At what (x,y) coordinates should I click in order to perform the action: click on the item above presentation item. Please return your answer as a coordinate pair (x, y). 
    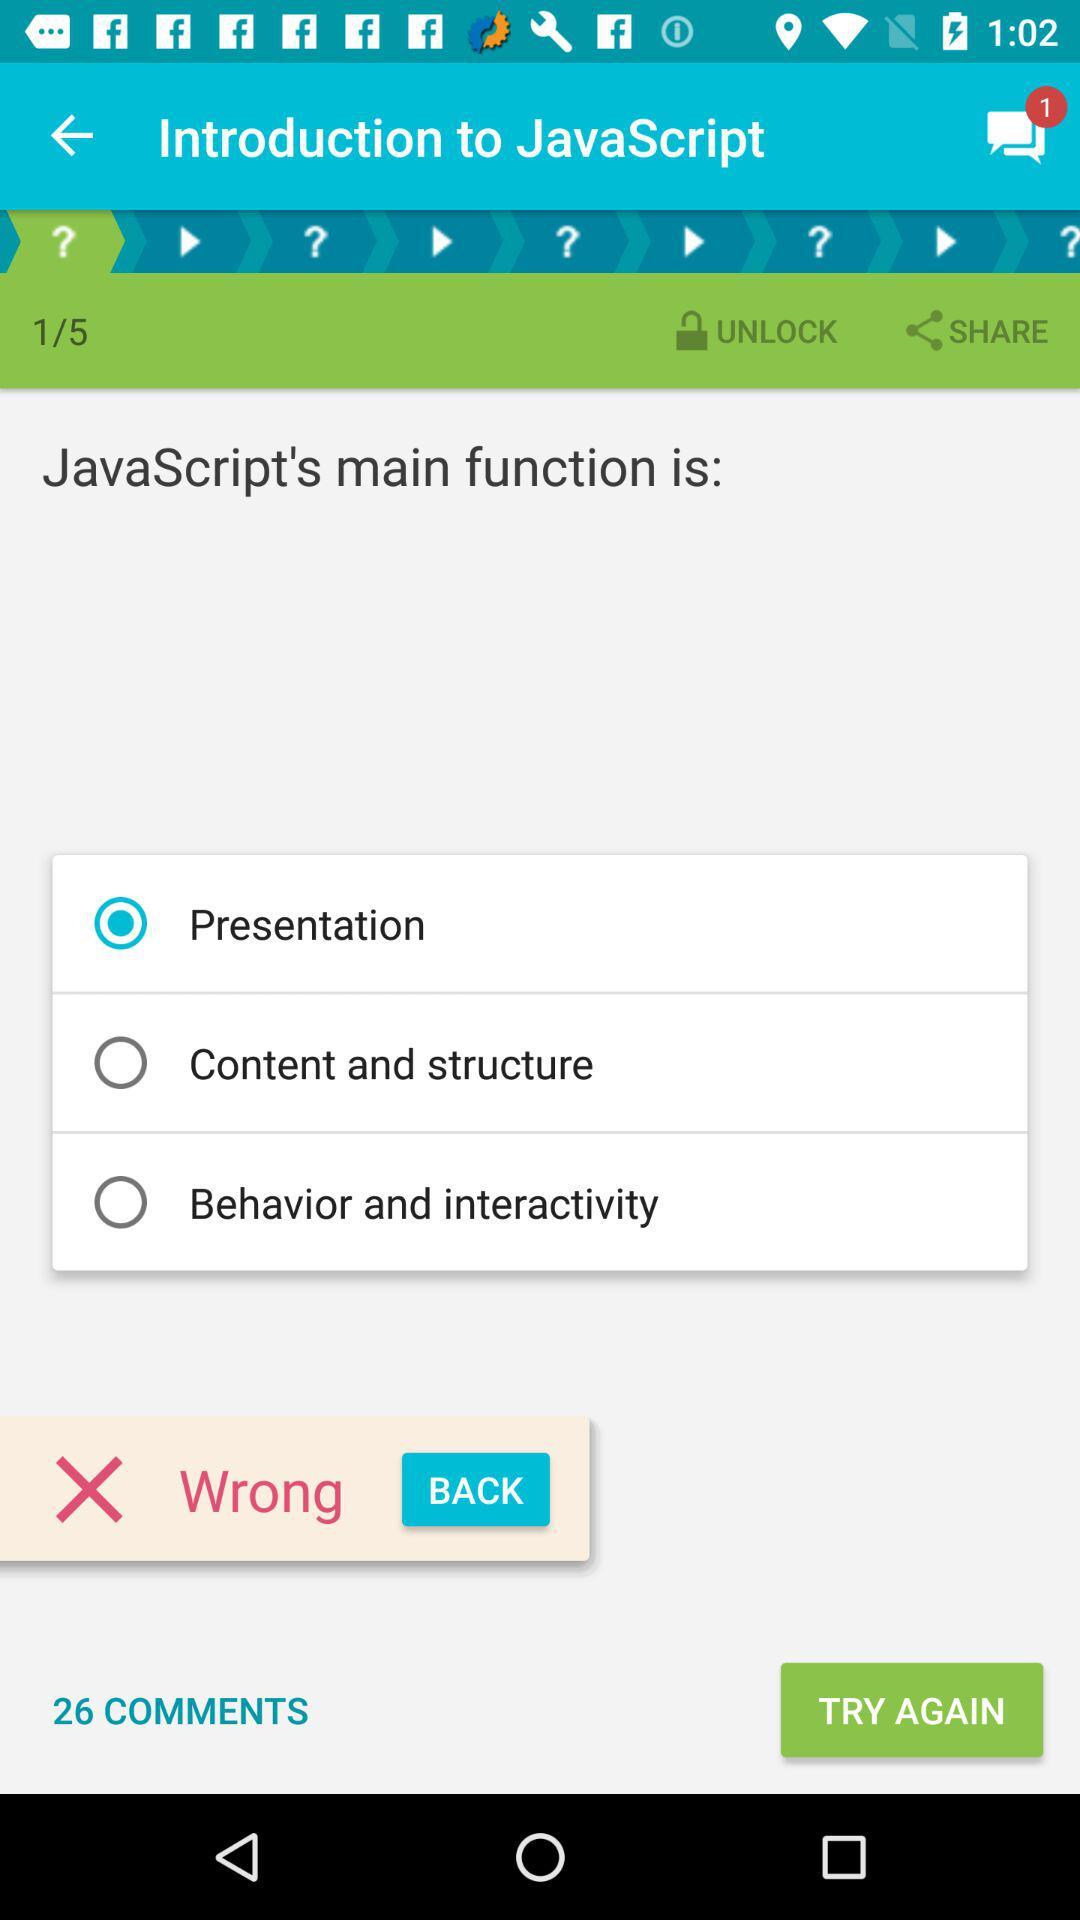
    Looking at the image, I should click on (973, 330).